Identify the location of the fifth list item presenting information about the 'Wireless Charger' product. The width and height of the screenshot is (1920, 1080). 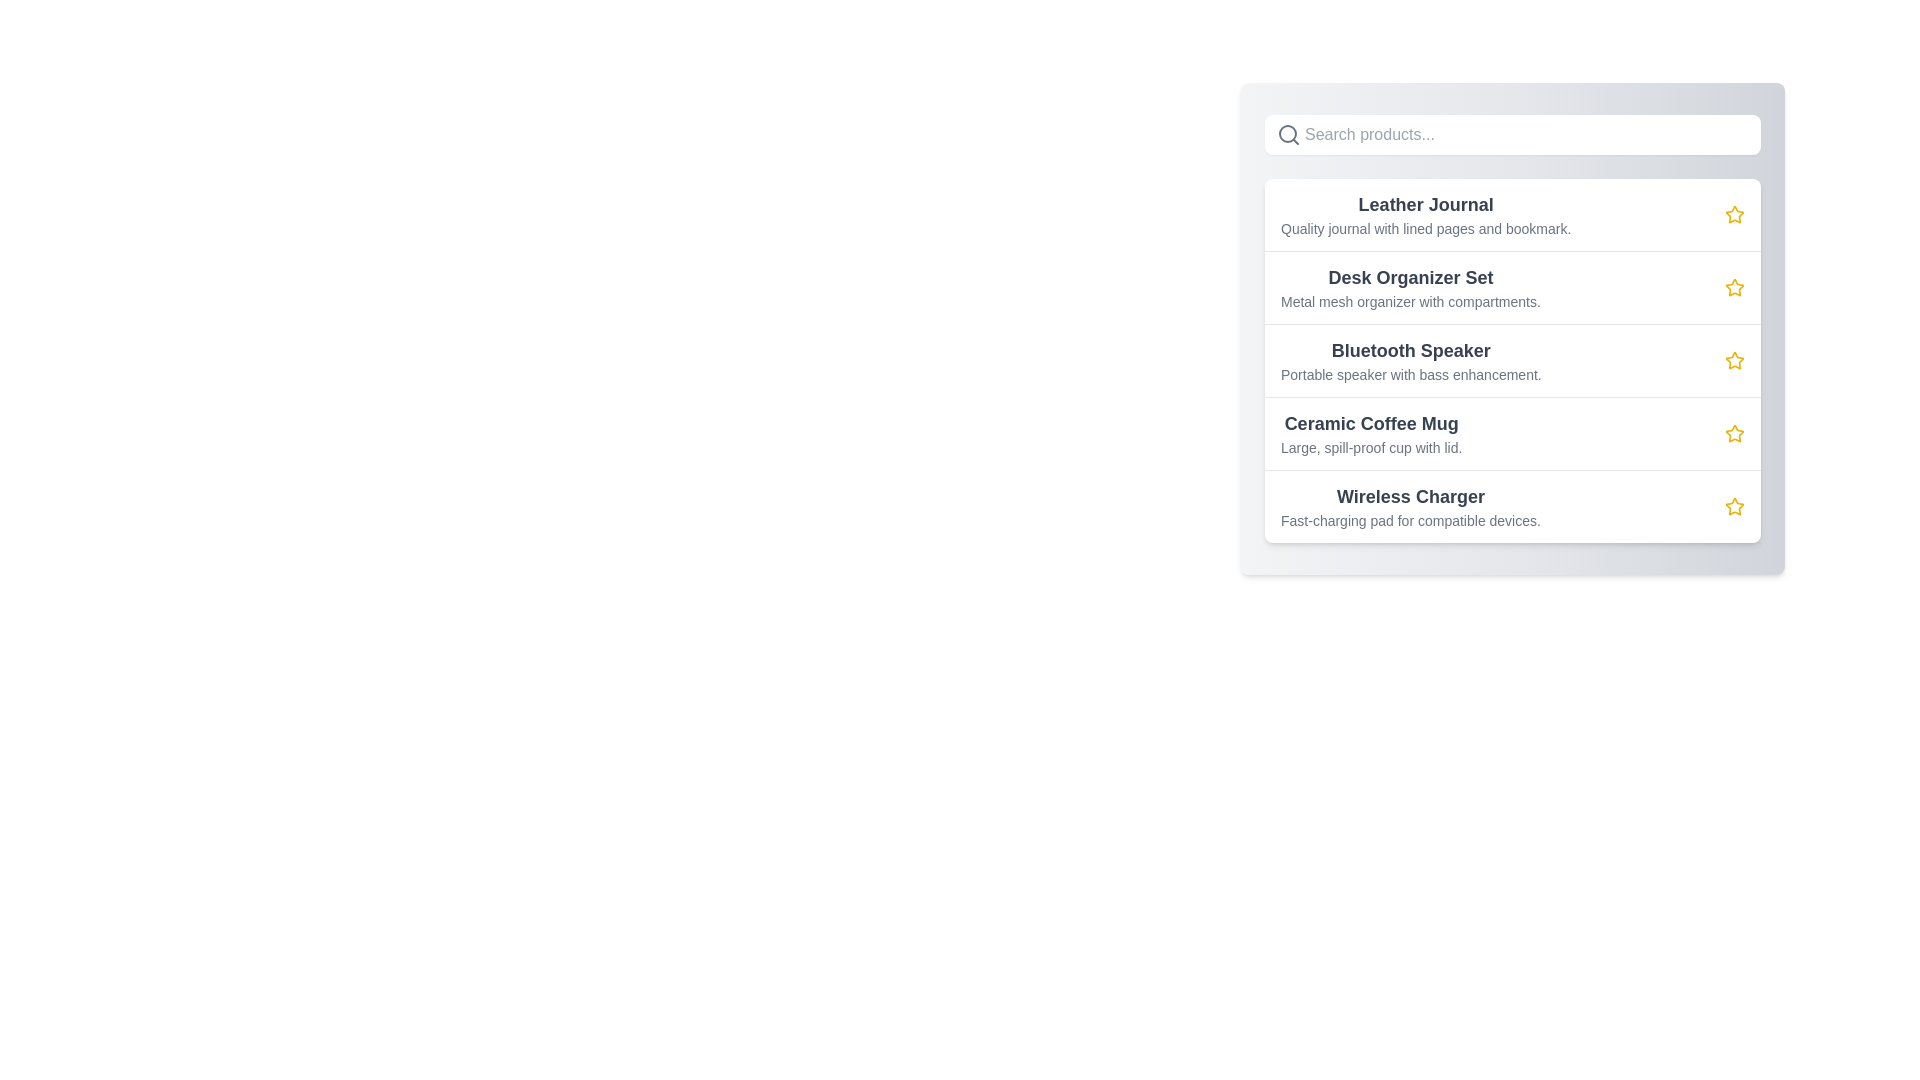
(1512, 505).